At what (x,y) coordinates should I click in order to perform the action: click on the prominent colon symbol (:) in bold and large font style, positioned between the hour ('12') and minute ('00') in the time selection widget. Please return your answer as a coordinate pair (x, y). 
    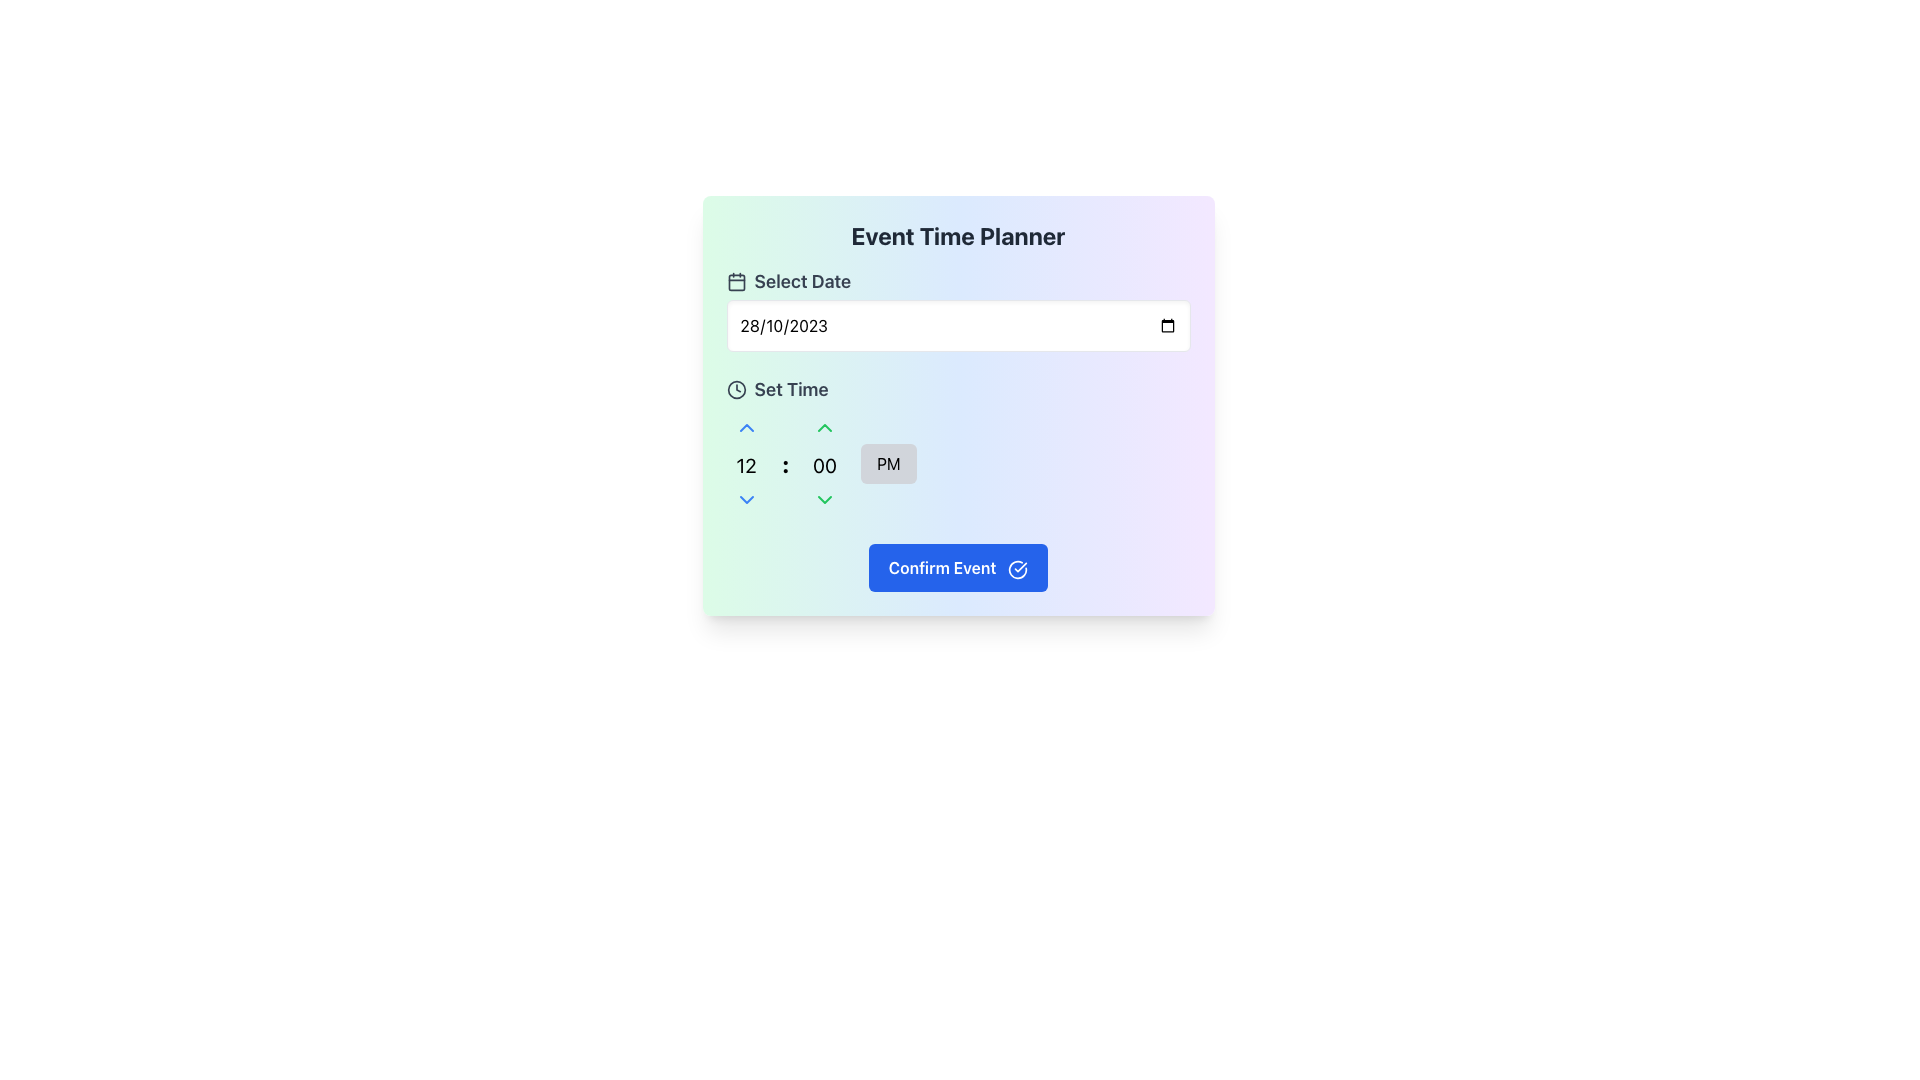
    Looking at the image, I should click on (784, 463).